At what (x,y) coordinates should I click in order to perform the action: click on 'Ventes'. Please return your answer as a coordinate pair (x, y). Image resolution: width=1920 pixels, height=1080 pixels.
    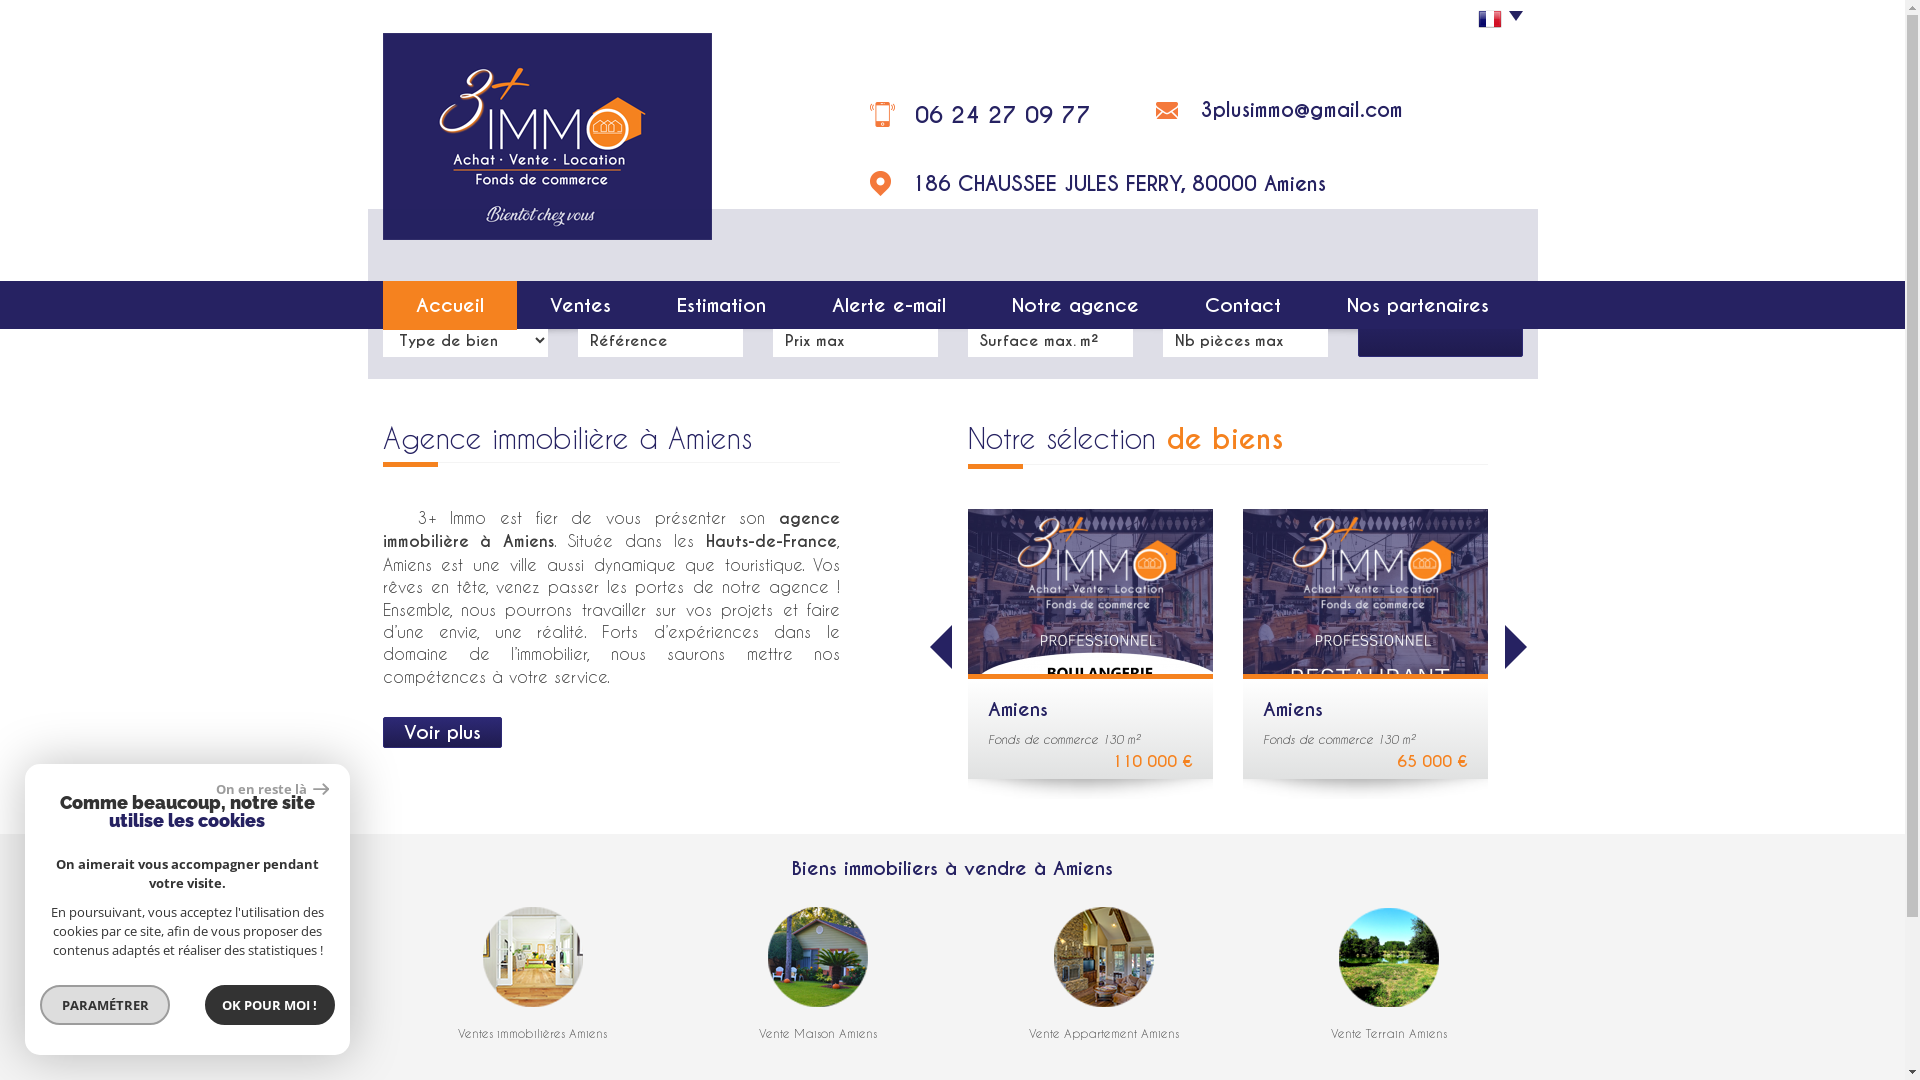
    Looking at the image, I should click on (579, 305).